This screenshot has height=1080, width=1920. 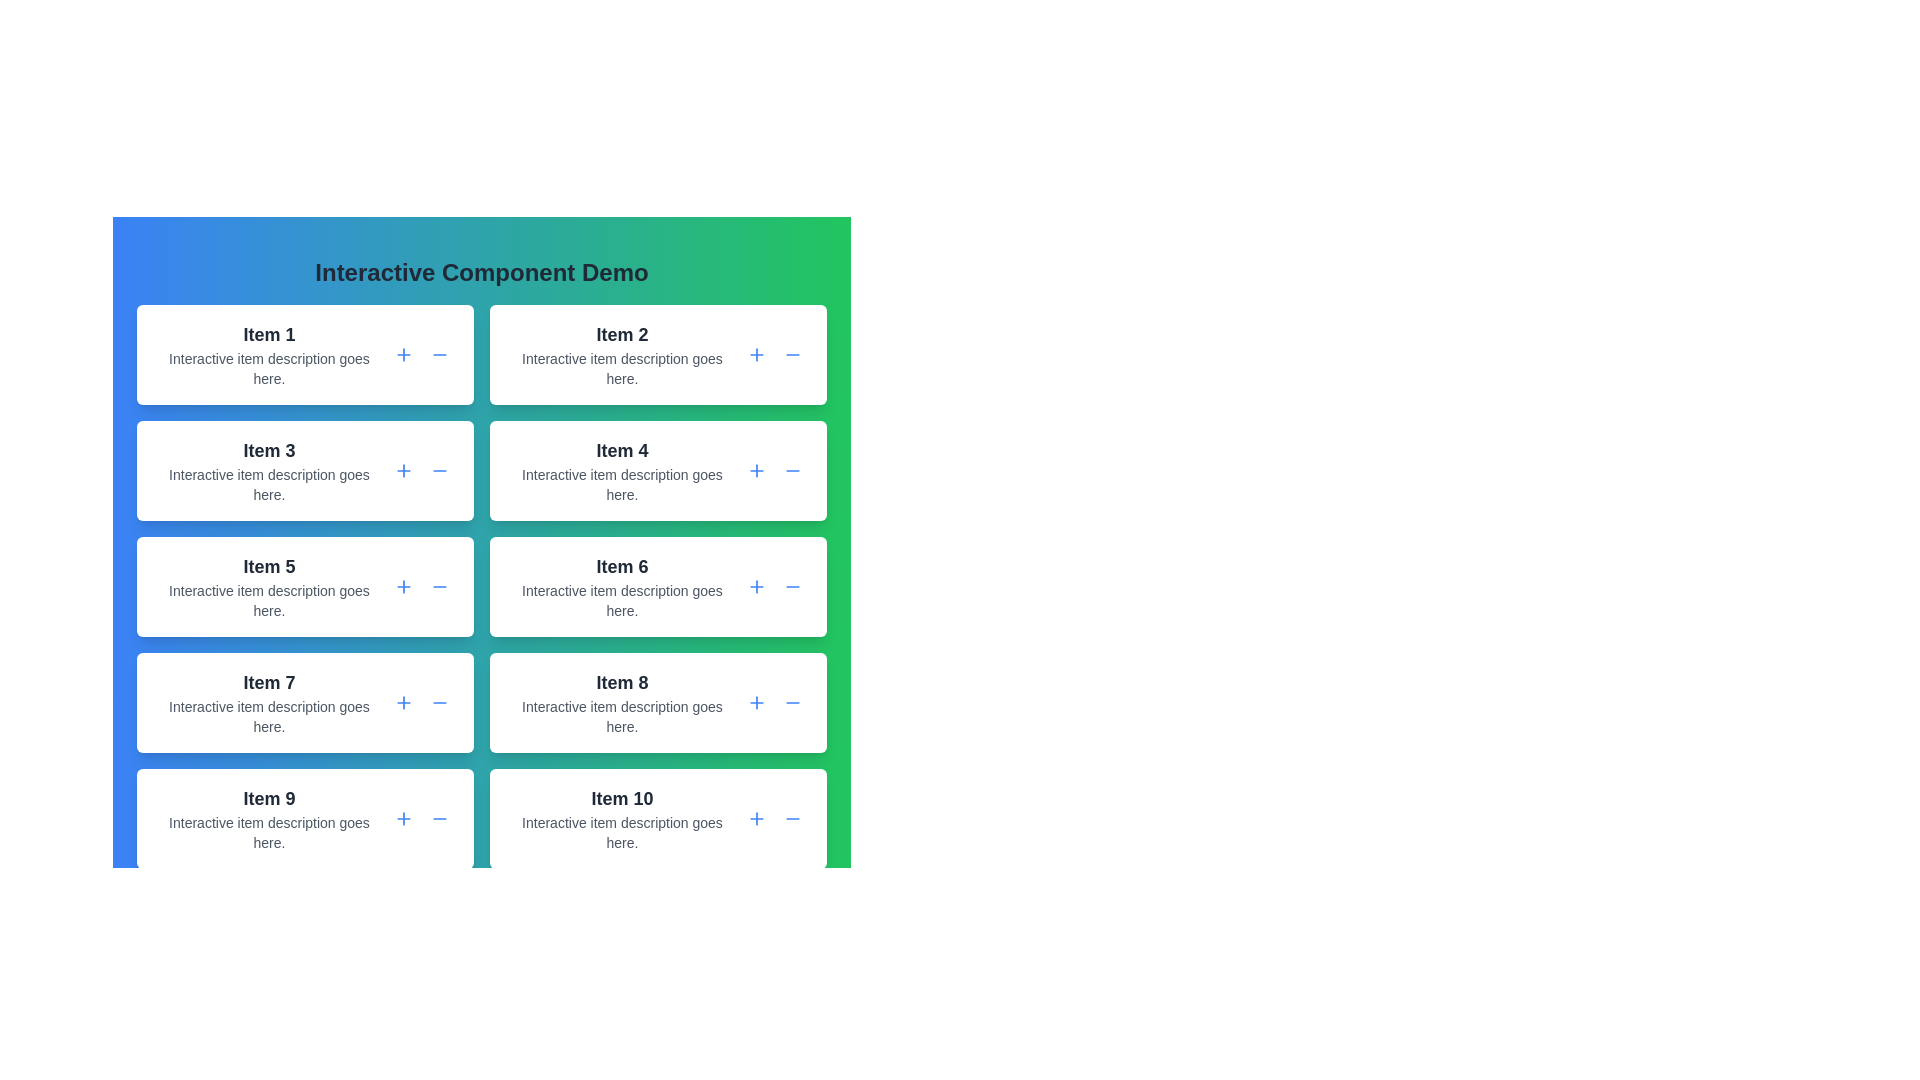 What do you see at coordinates (268, 451) in the screenshot?
I see `the Text label that serves as the title or identifier for the specific item in the list, located in the left column of a two-column grid layout, at the top section of the third row` at bounding box center [268, 451].